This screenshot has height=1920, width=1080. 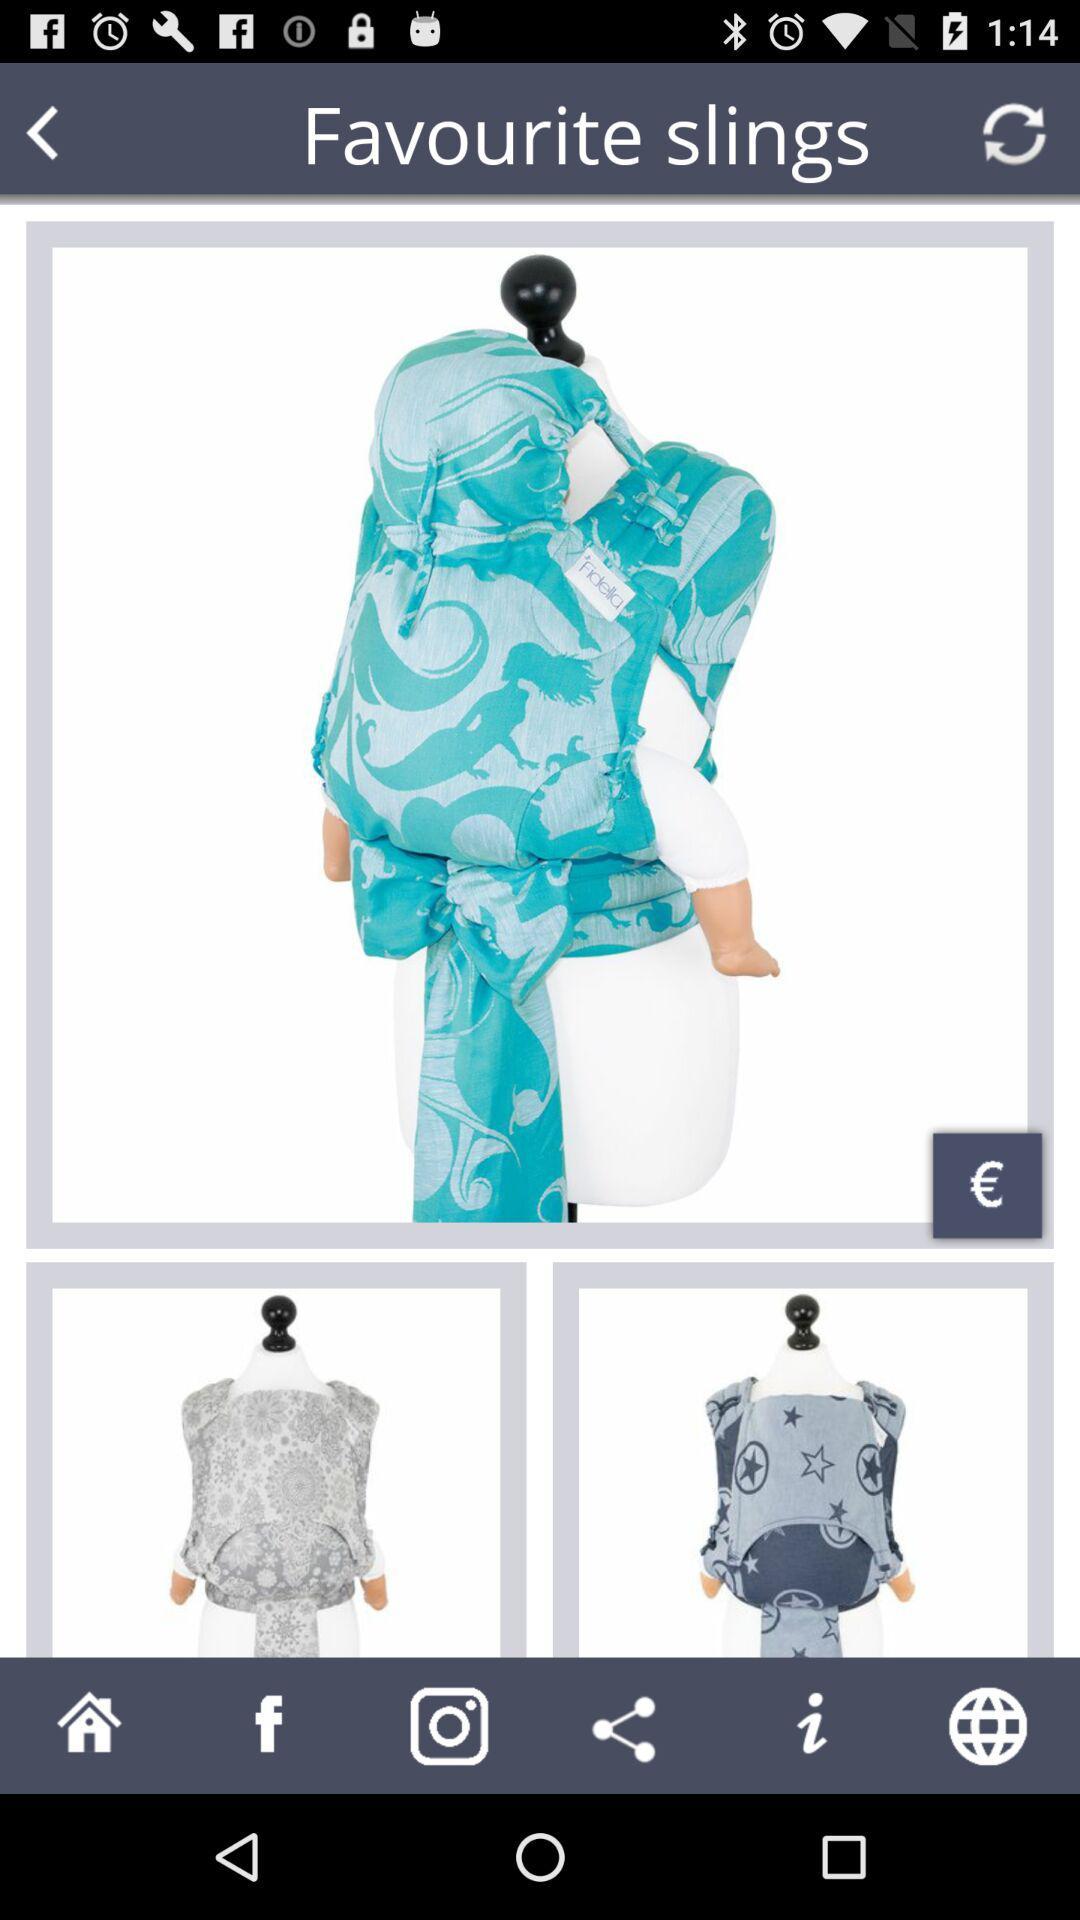 I want to click on access the internet/web browser, so click(x=990, y=1724).